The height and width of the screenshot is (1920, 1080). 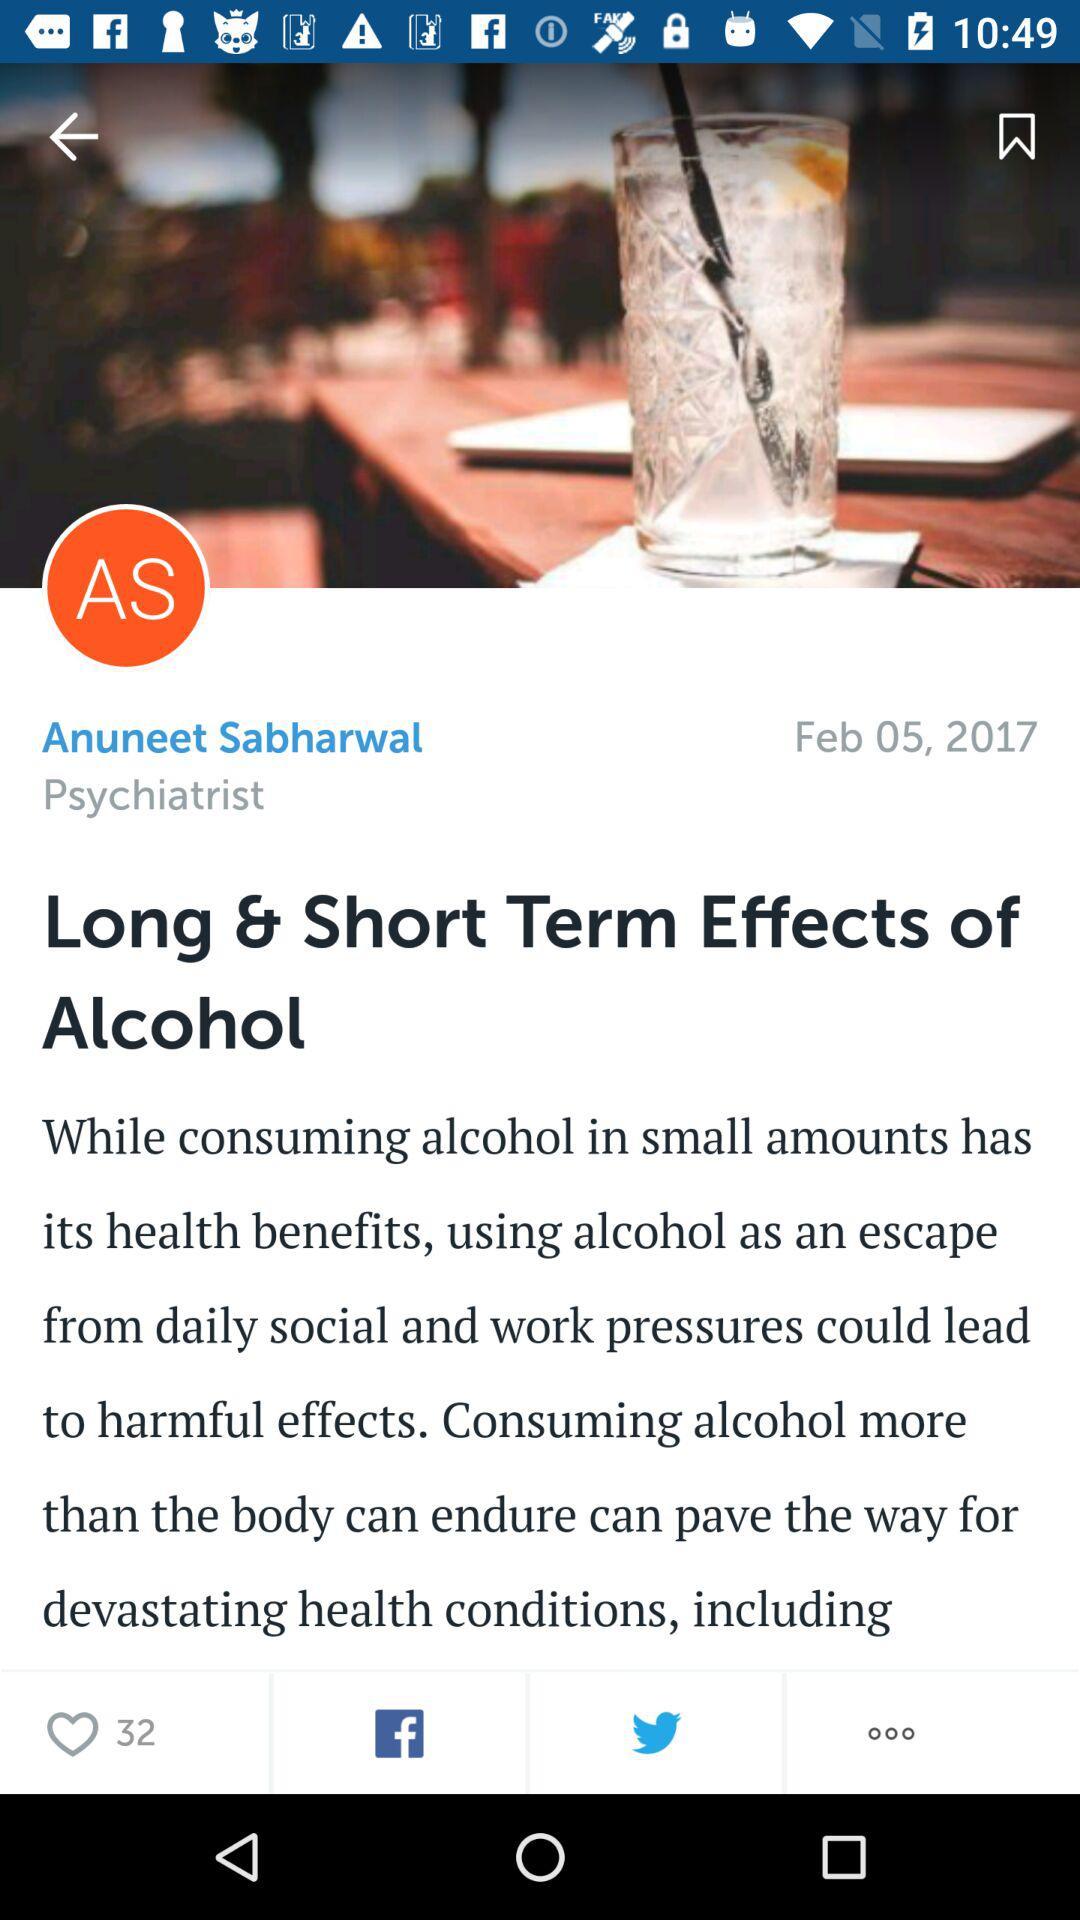 I want to click on article content, so click(x=540, y=1442).